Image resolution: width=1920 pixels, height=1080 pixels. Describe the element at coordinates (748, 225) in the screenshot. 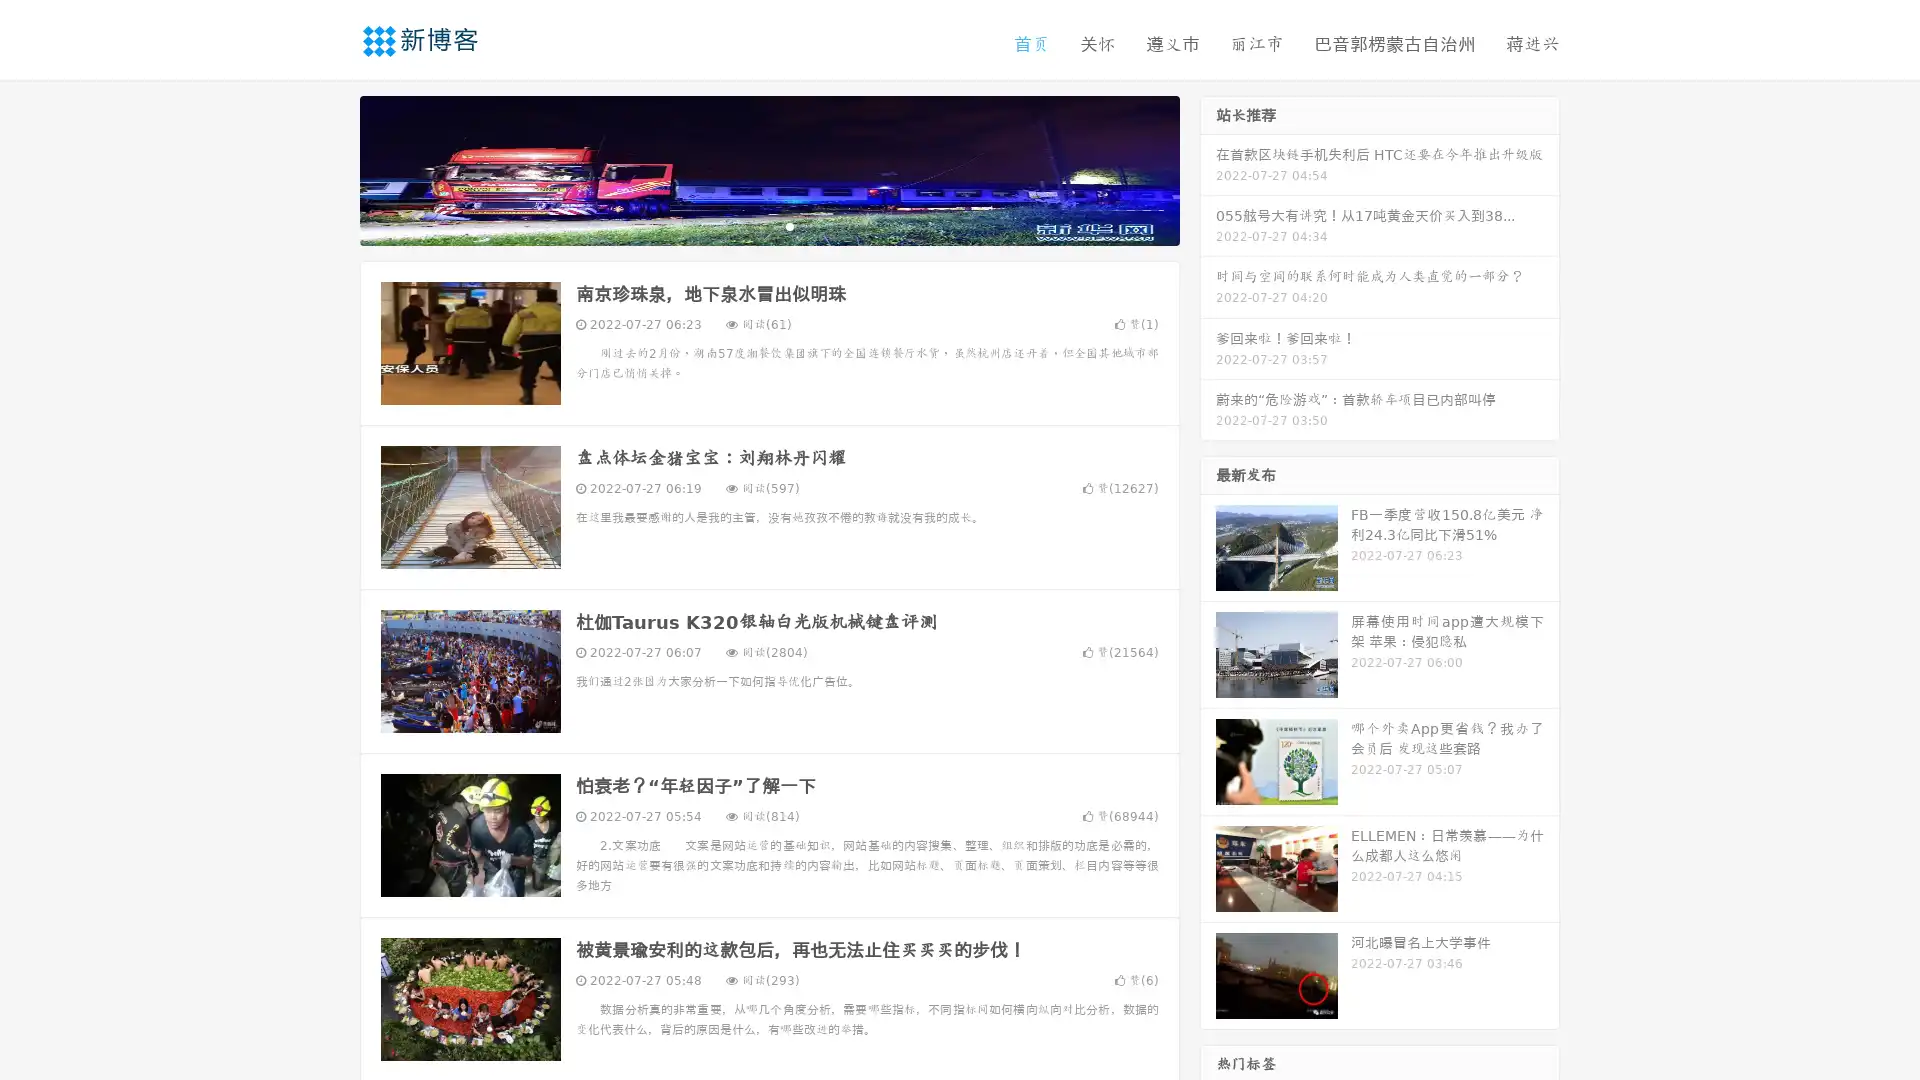

I see `Go to slide 1` at that location.